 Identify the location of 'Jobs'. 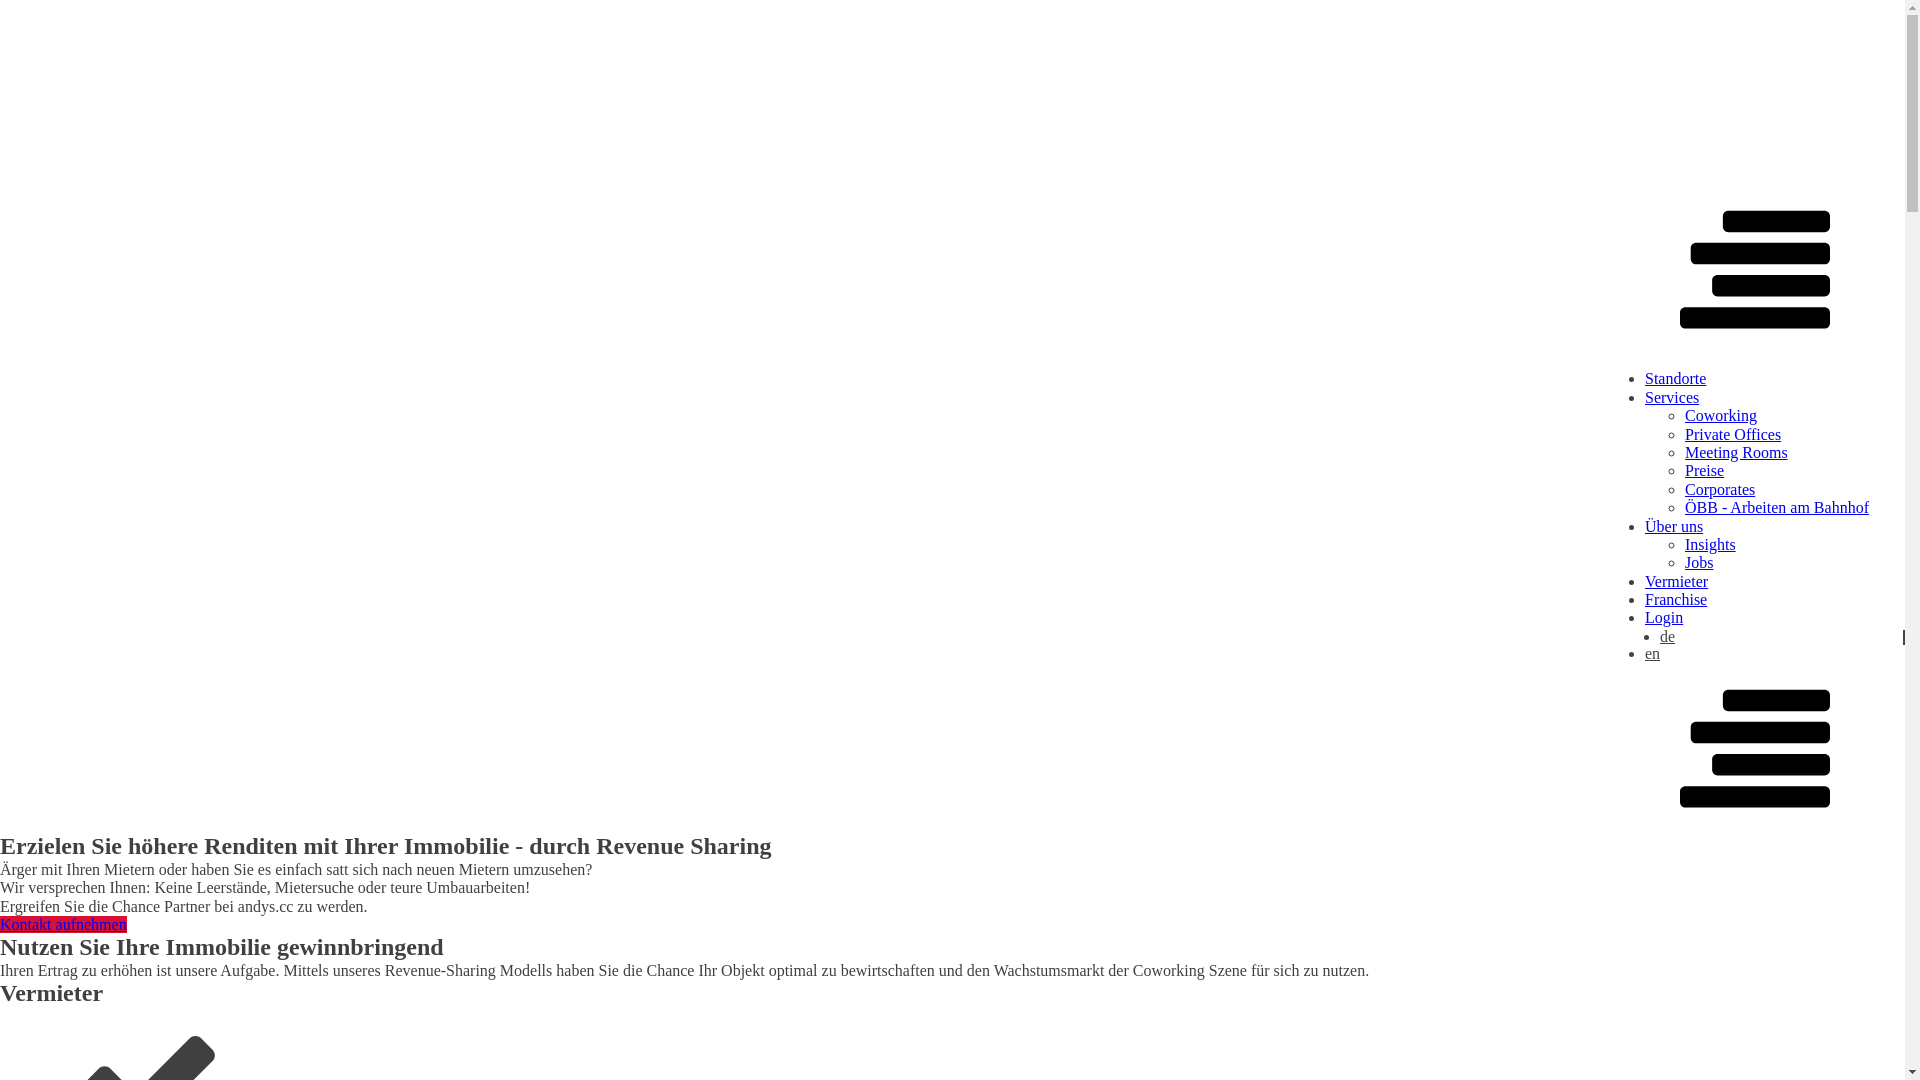
(1683, 562).